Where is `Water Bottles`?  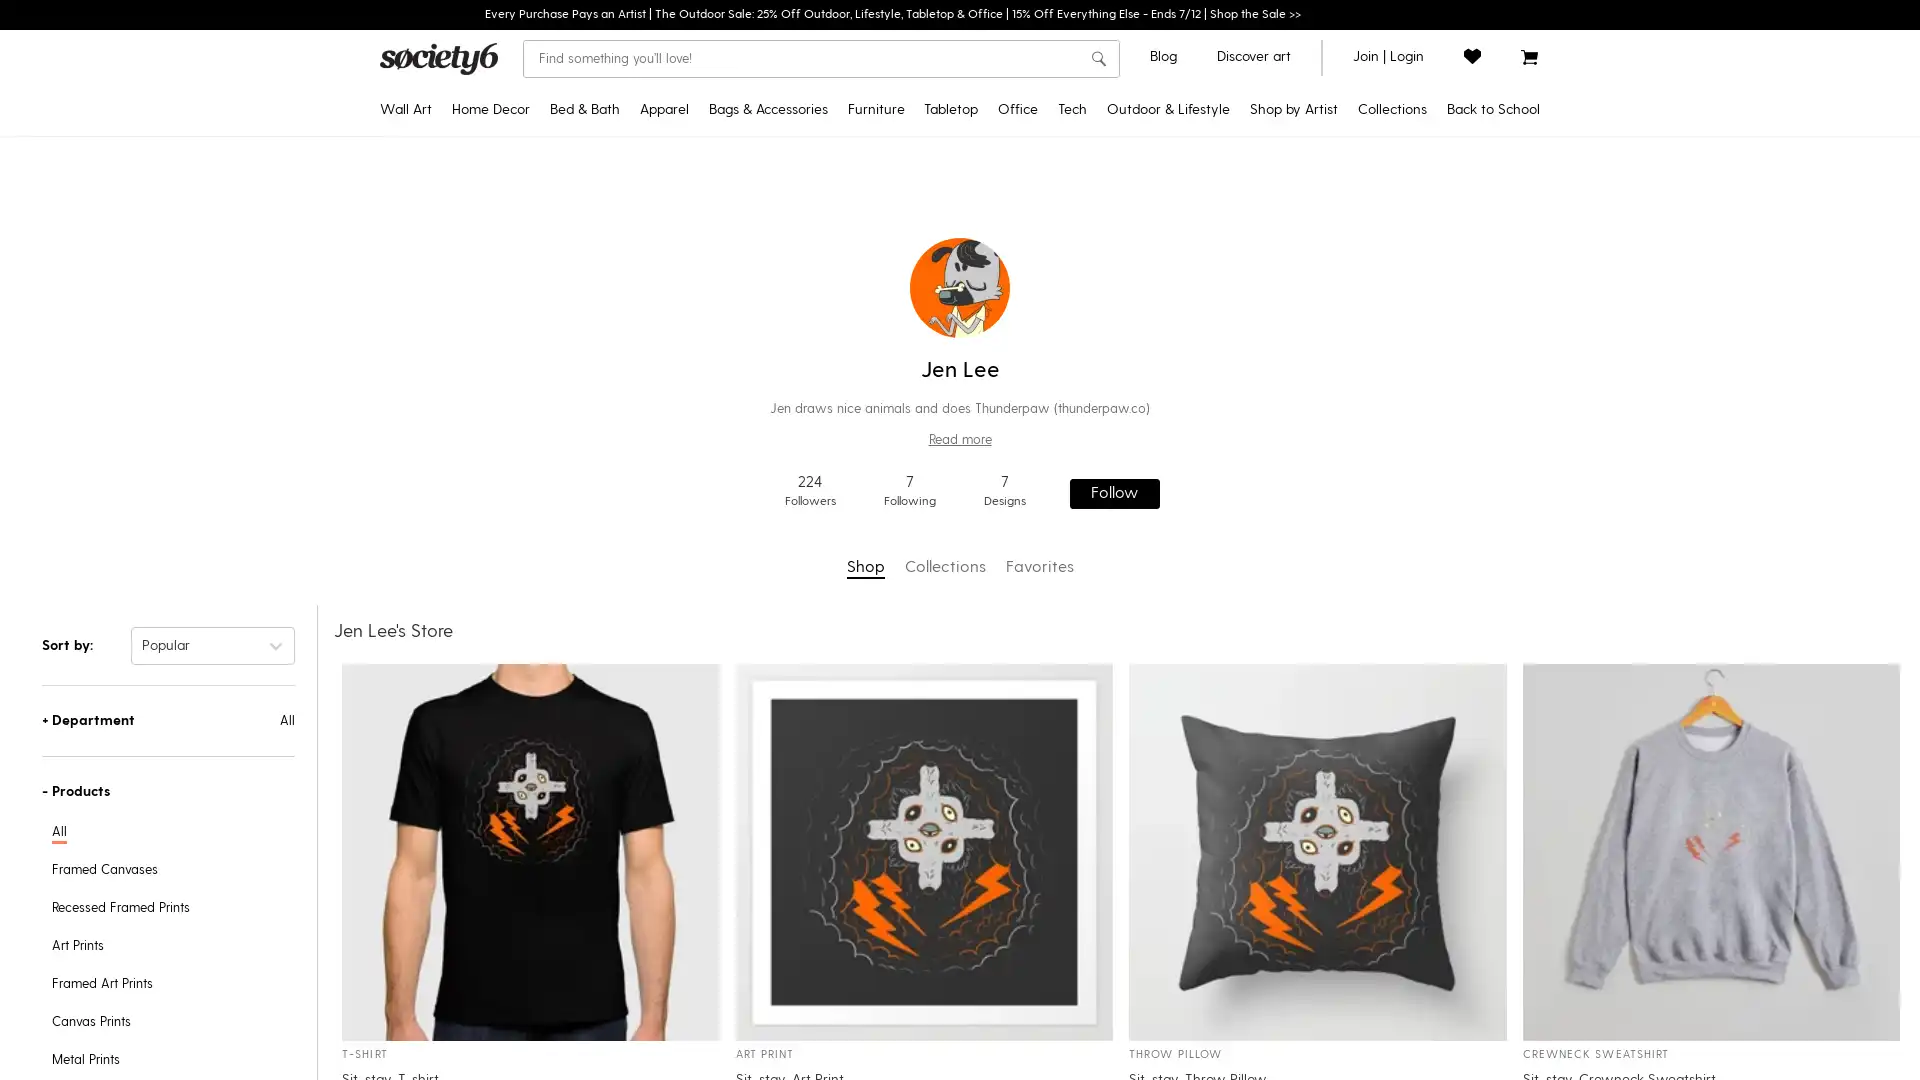
Water Bottles is located at coordinates (1196, 257).